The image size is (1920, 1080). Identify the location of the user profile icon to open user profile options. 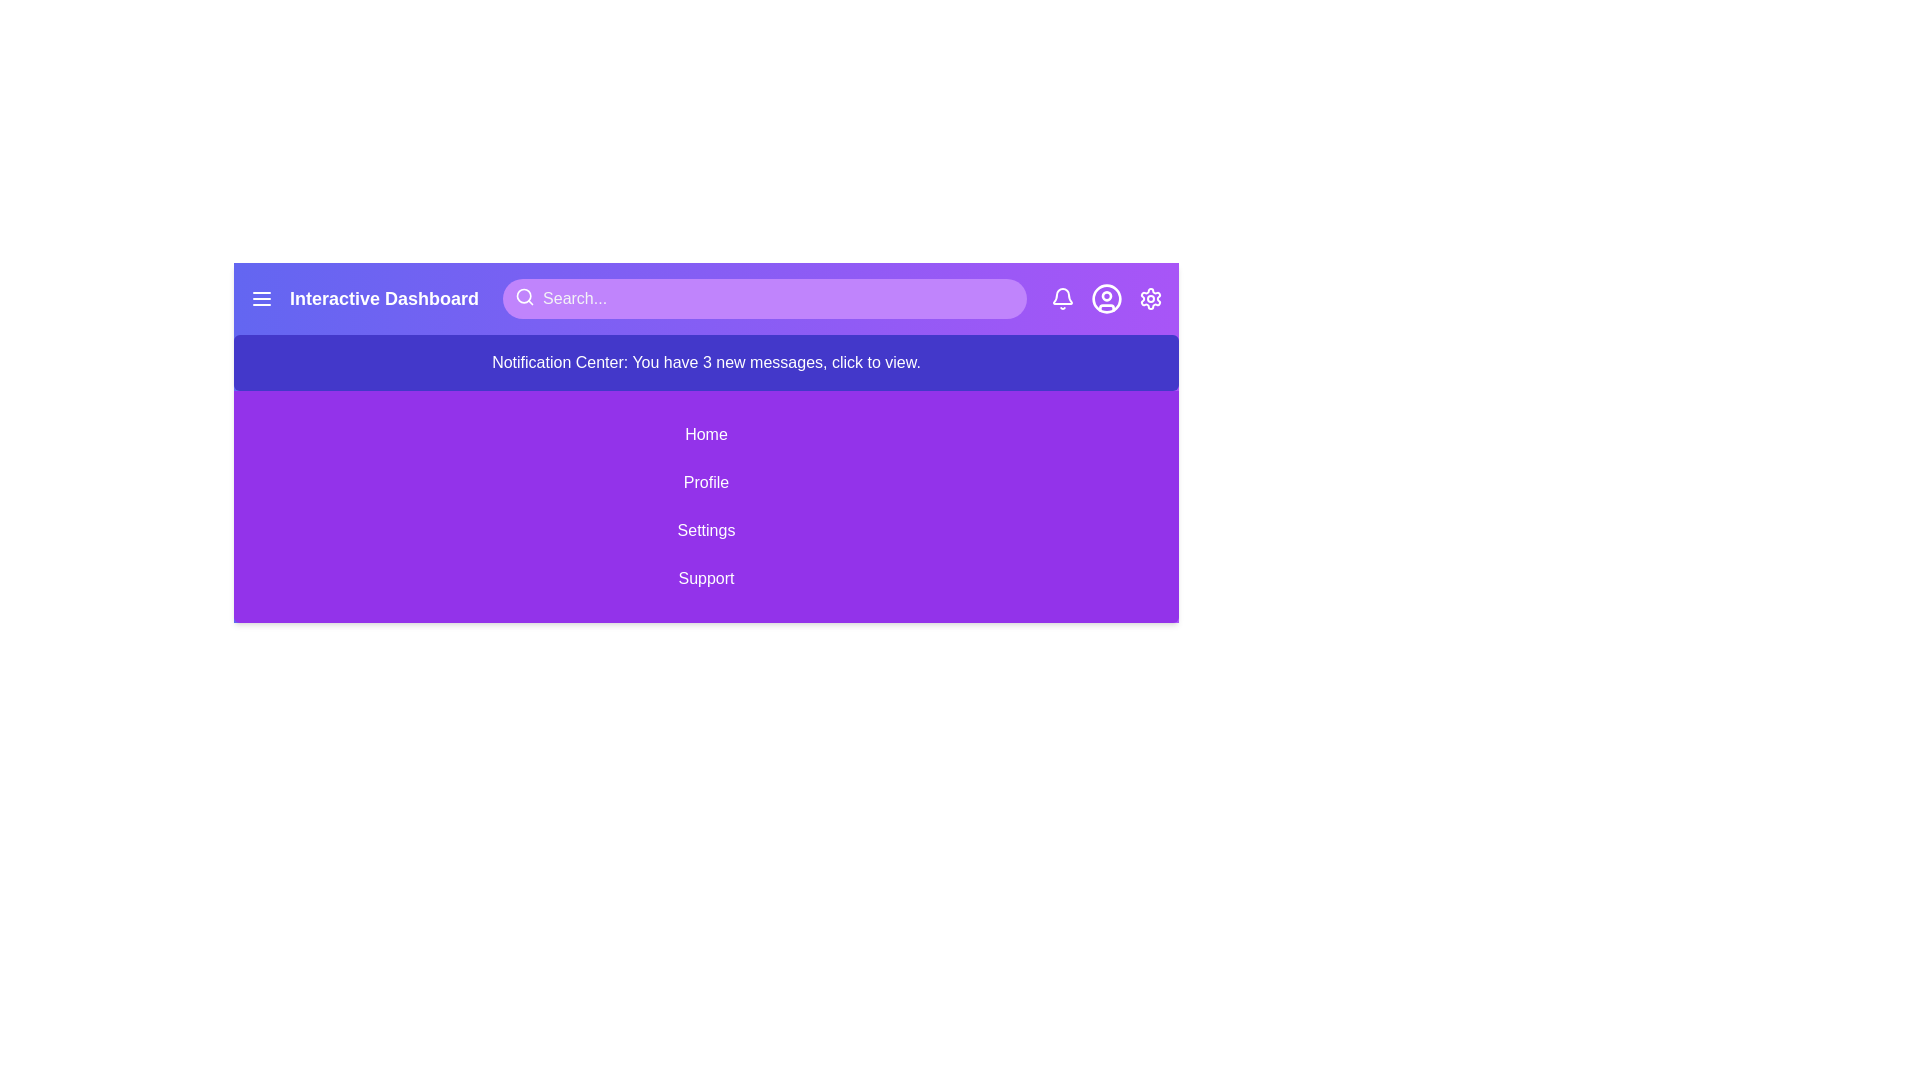
(1106, 299).